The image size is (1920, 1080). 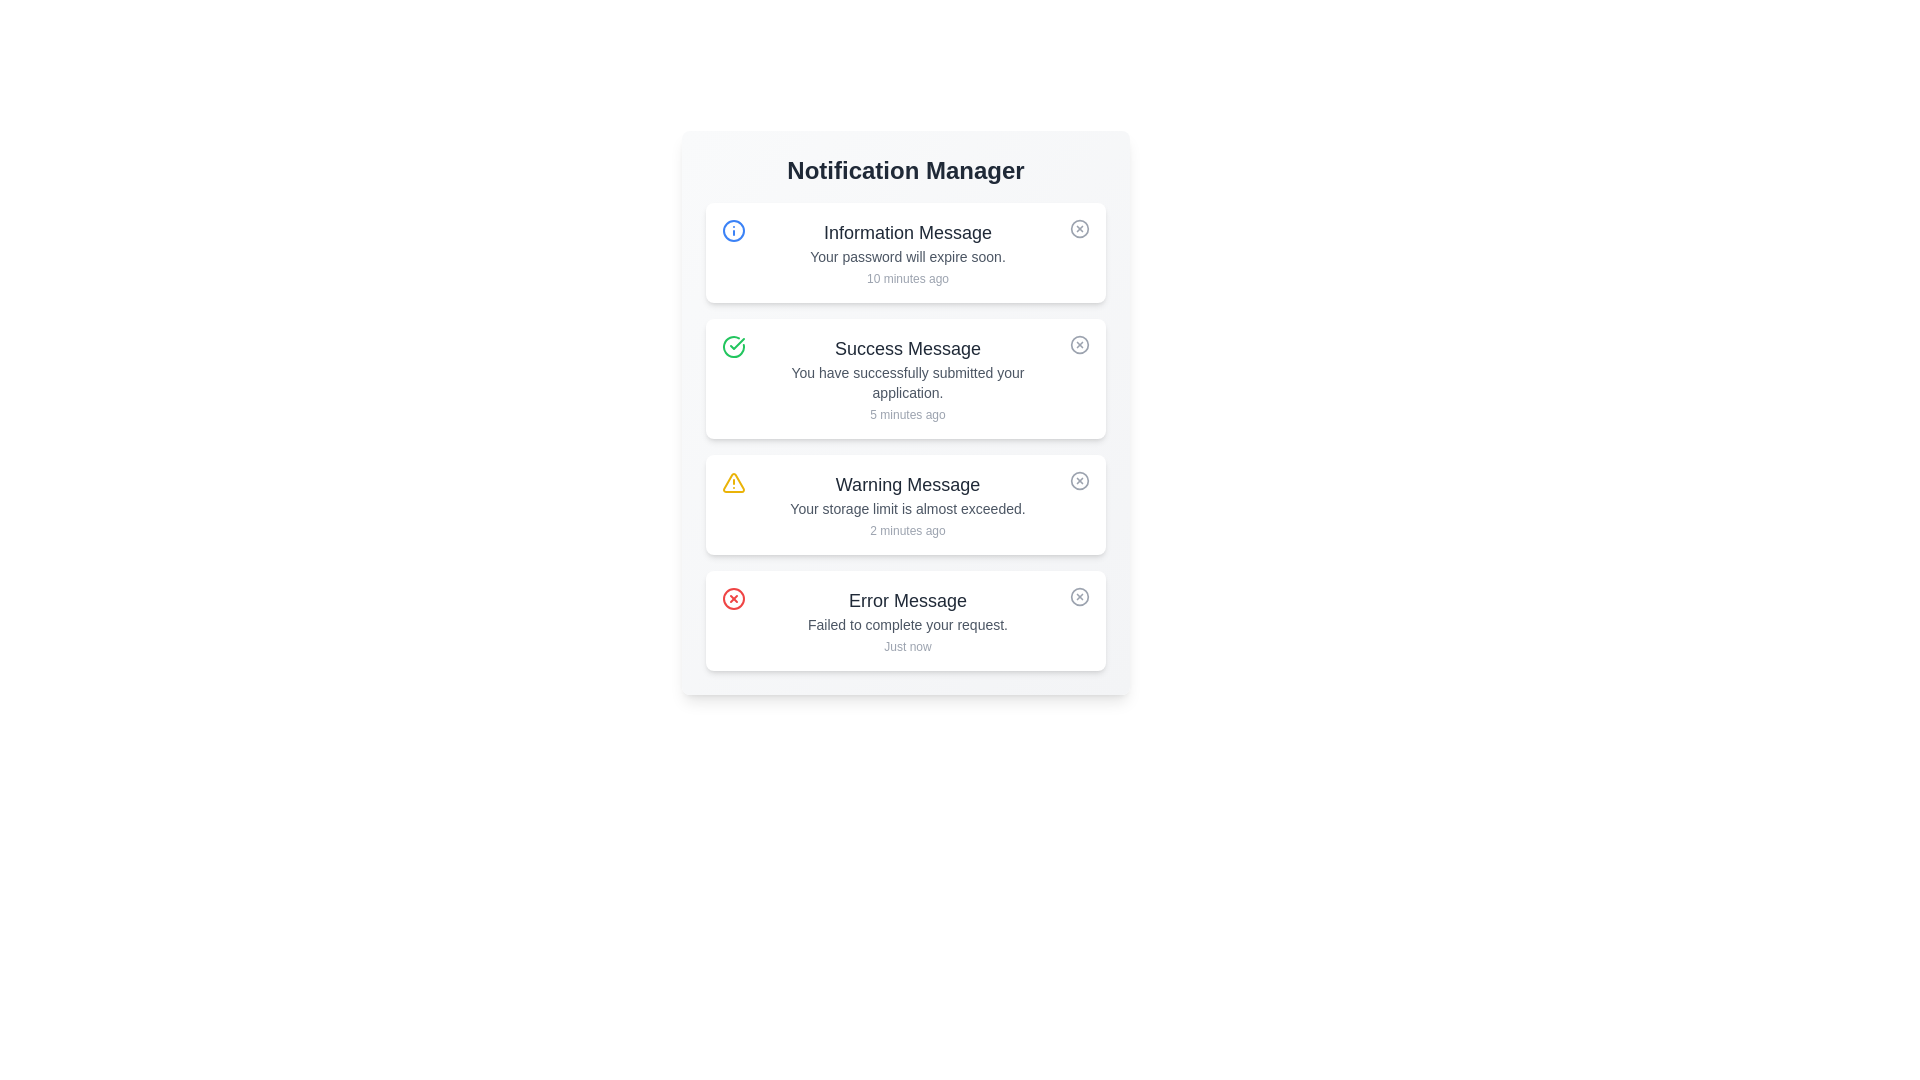 I want to click on the static visual feedback of the circular SVG shape with a solid outline located on the right side of the 'Success Message' card in the notification panel, so click(x=1079, y=343).